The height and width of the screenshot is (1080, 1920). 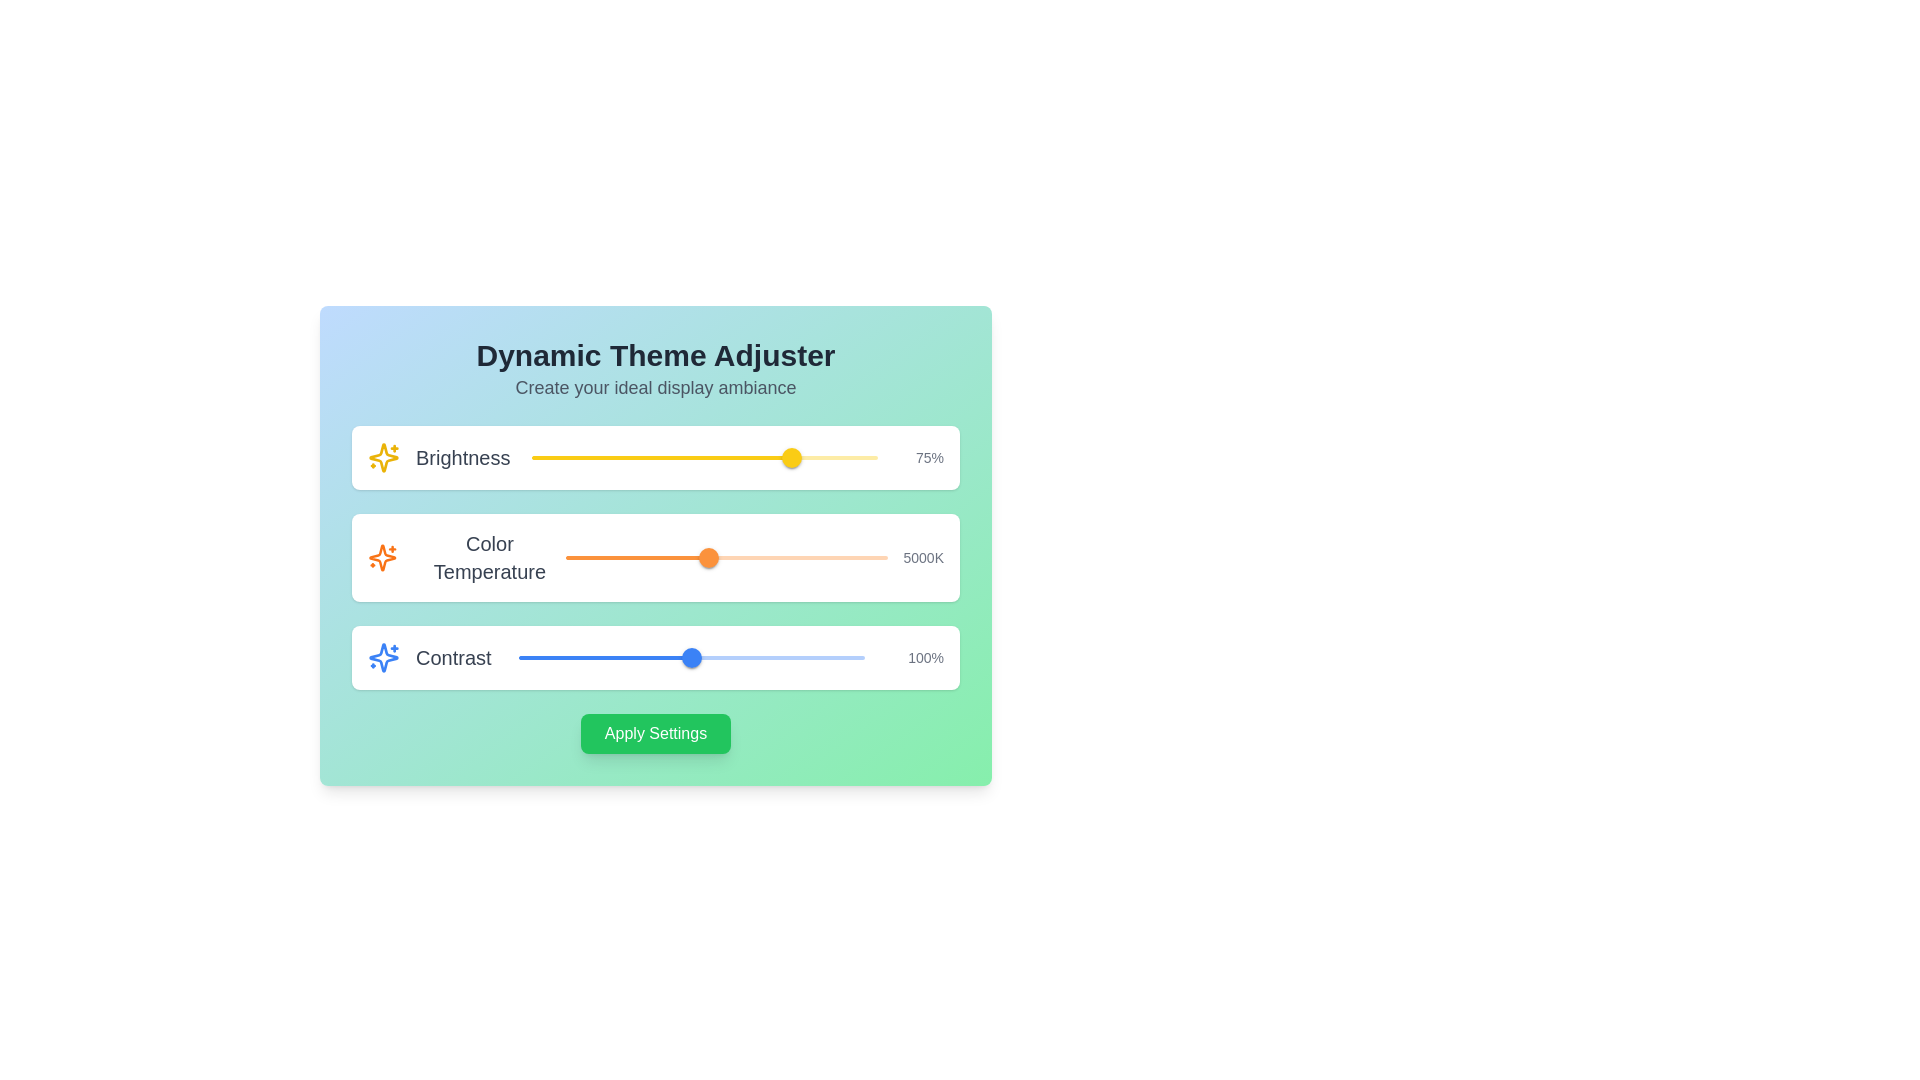 I want to click on the brightness icon located near the top left of the user interface, adjacent to the 'Brightness' label, so click(x=384, y=458).